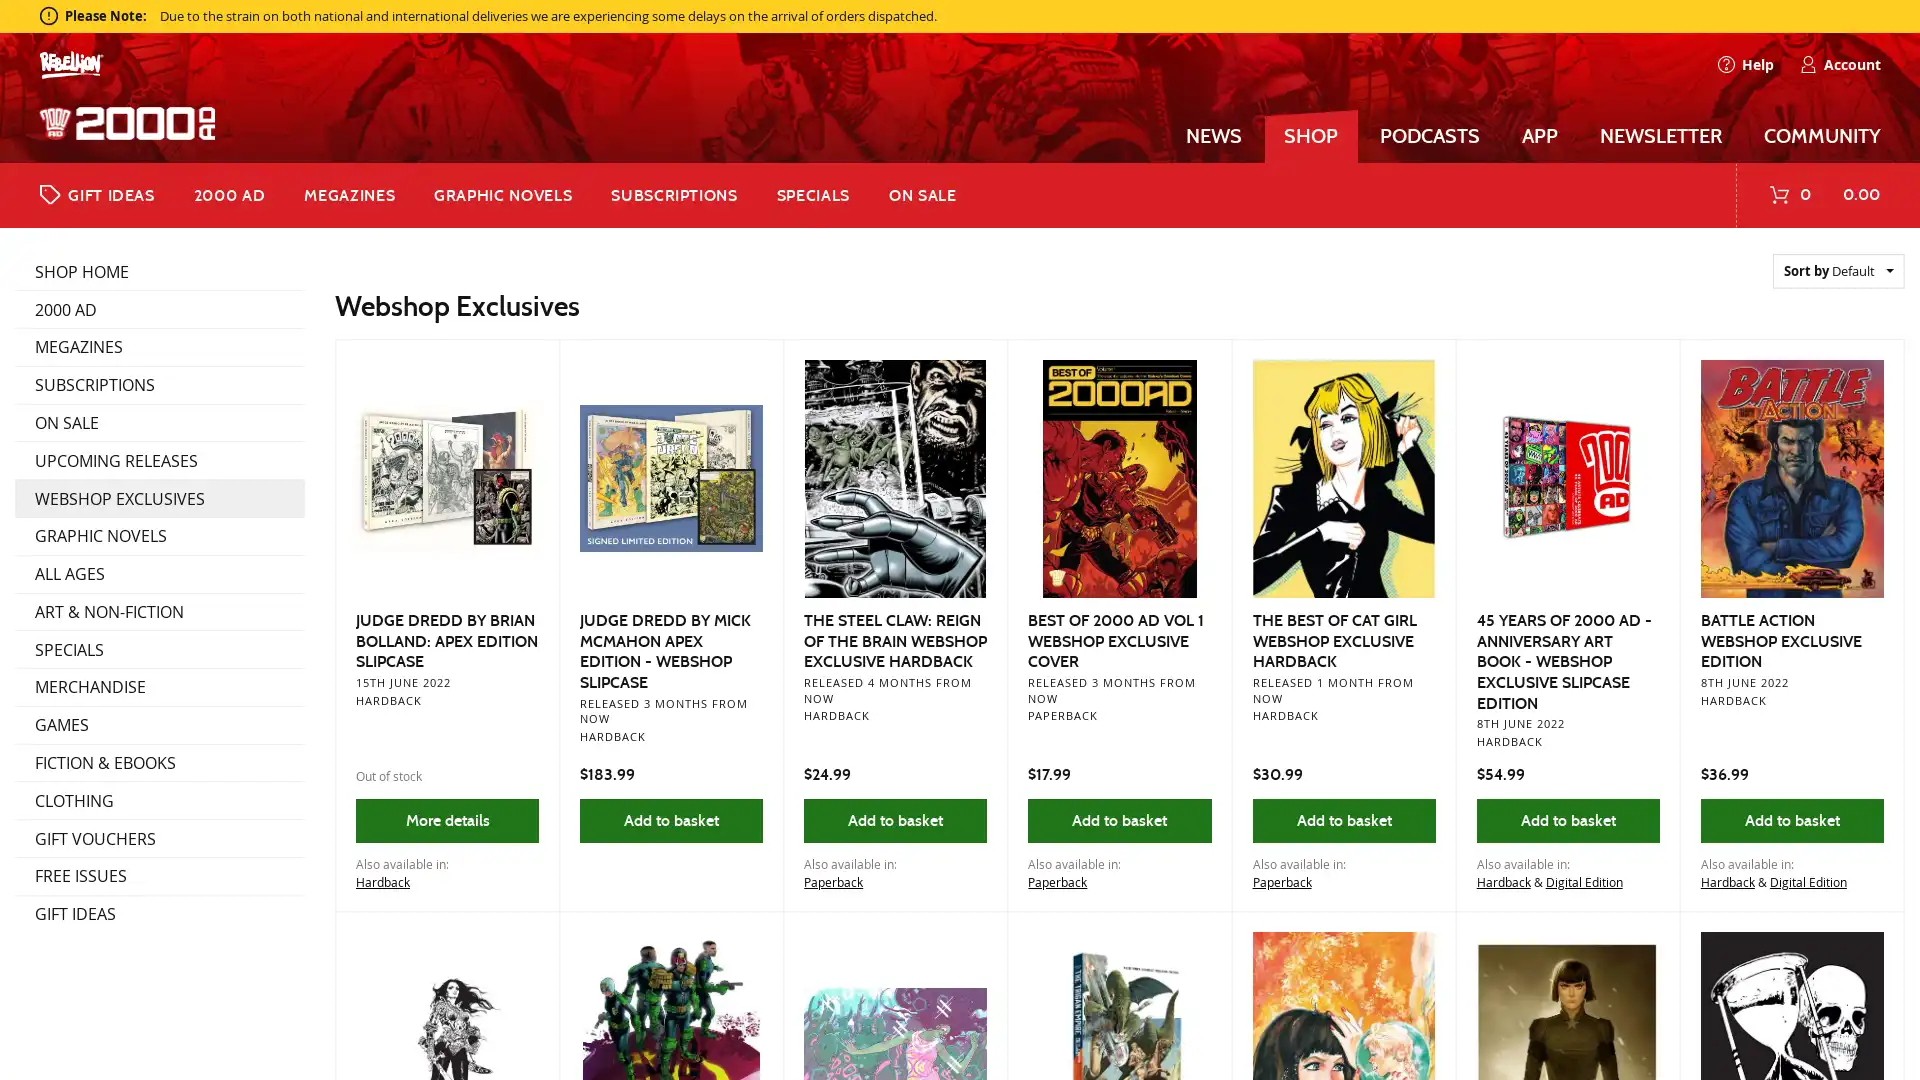  What do you see at coordinates (671, 820) in the screenshot?
I see `Add to basket` at bounding box center [671, 820].